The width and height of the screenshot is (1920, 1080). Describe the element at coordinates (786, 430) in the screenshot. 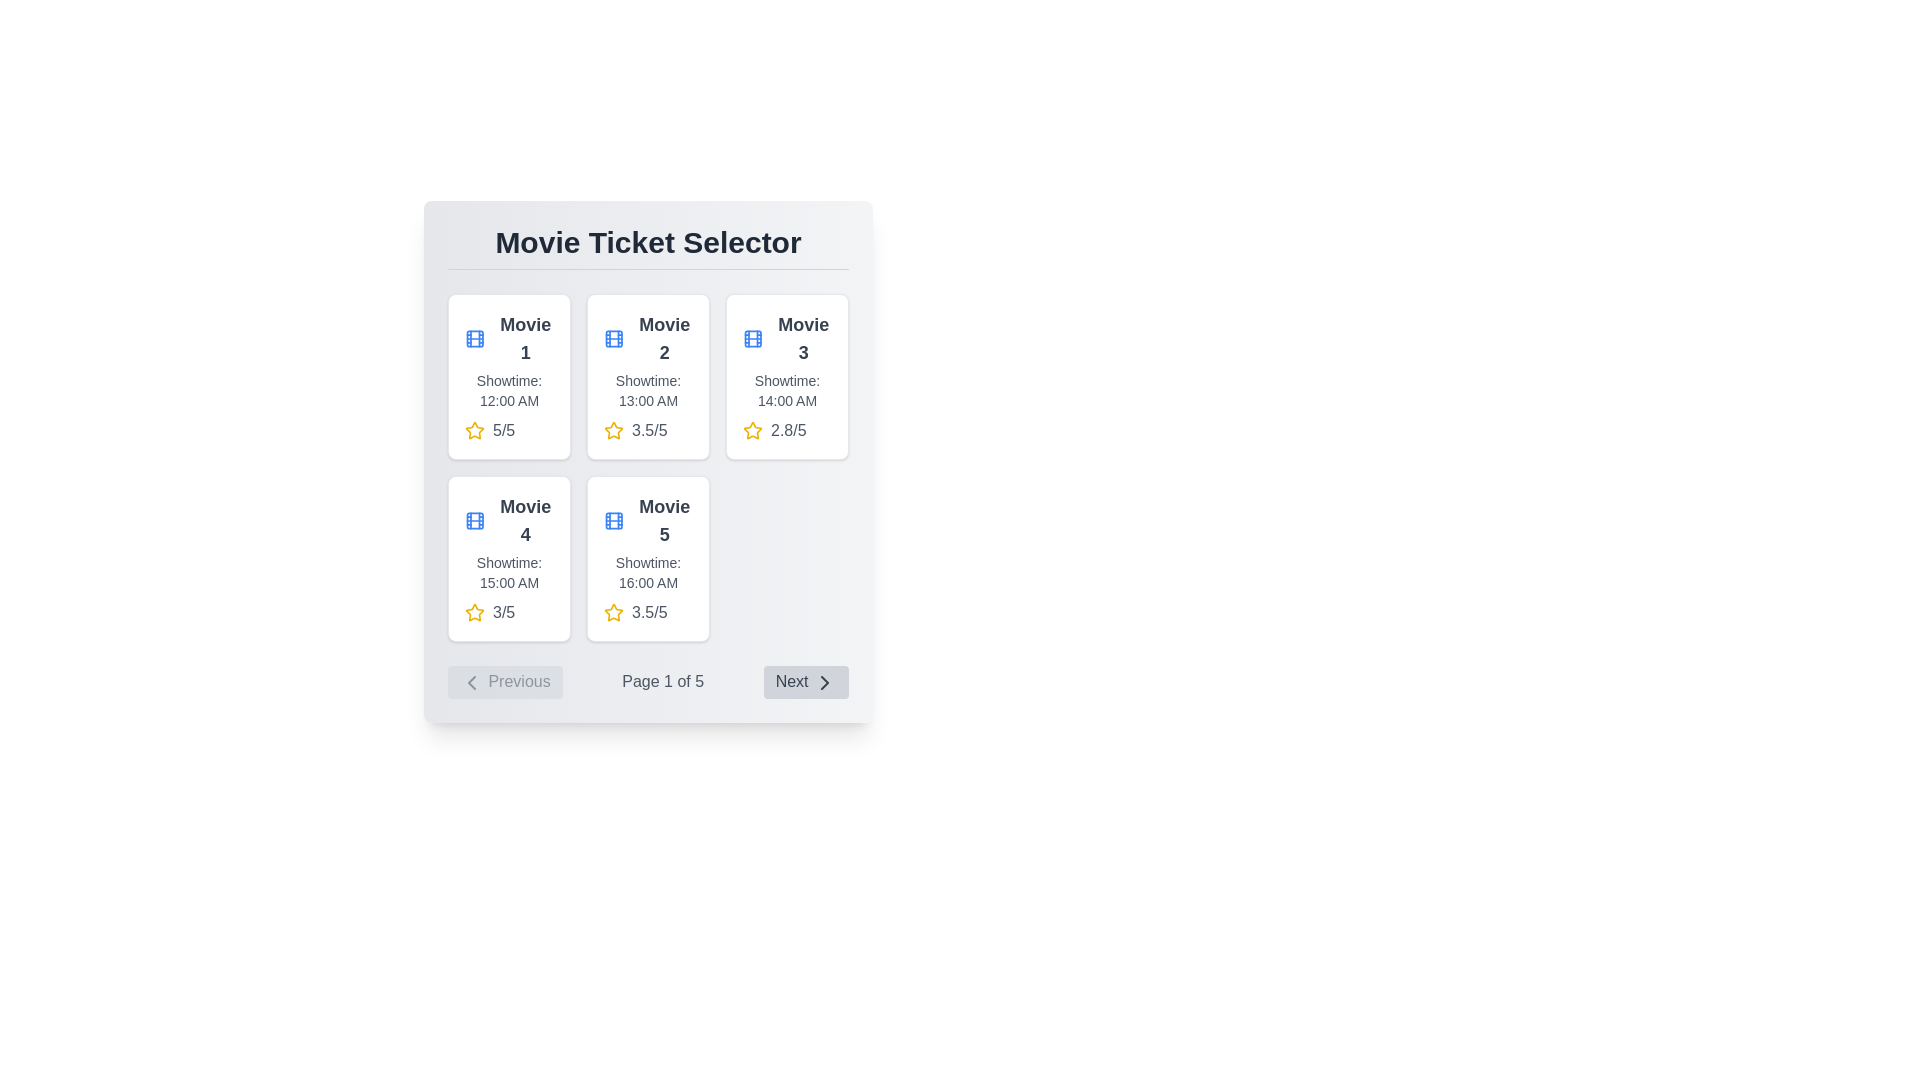

I see `the rating display for 'Movie 3', which shows a star icon and numerical rating, located below 'Showtime: 14:00 AM' in the movie card` at that location.